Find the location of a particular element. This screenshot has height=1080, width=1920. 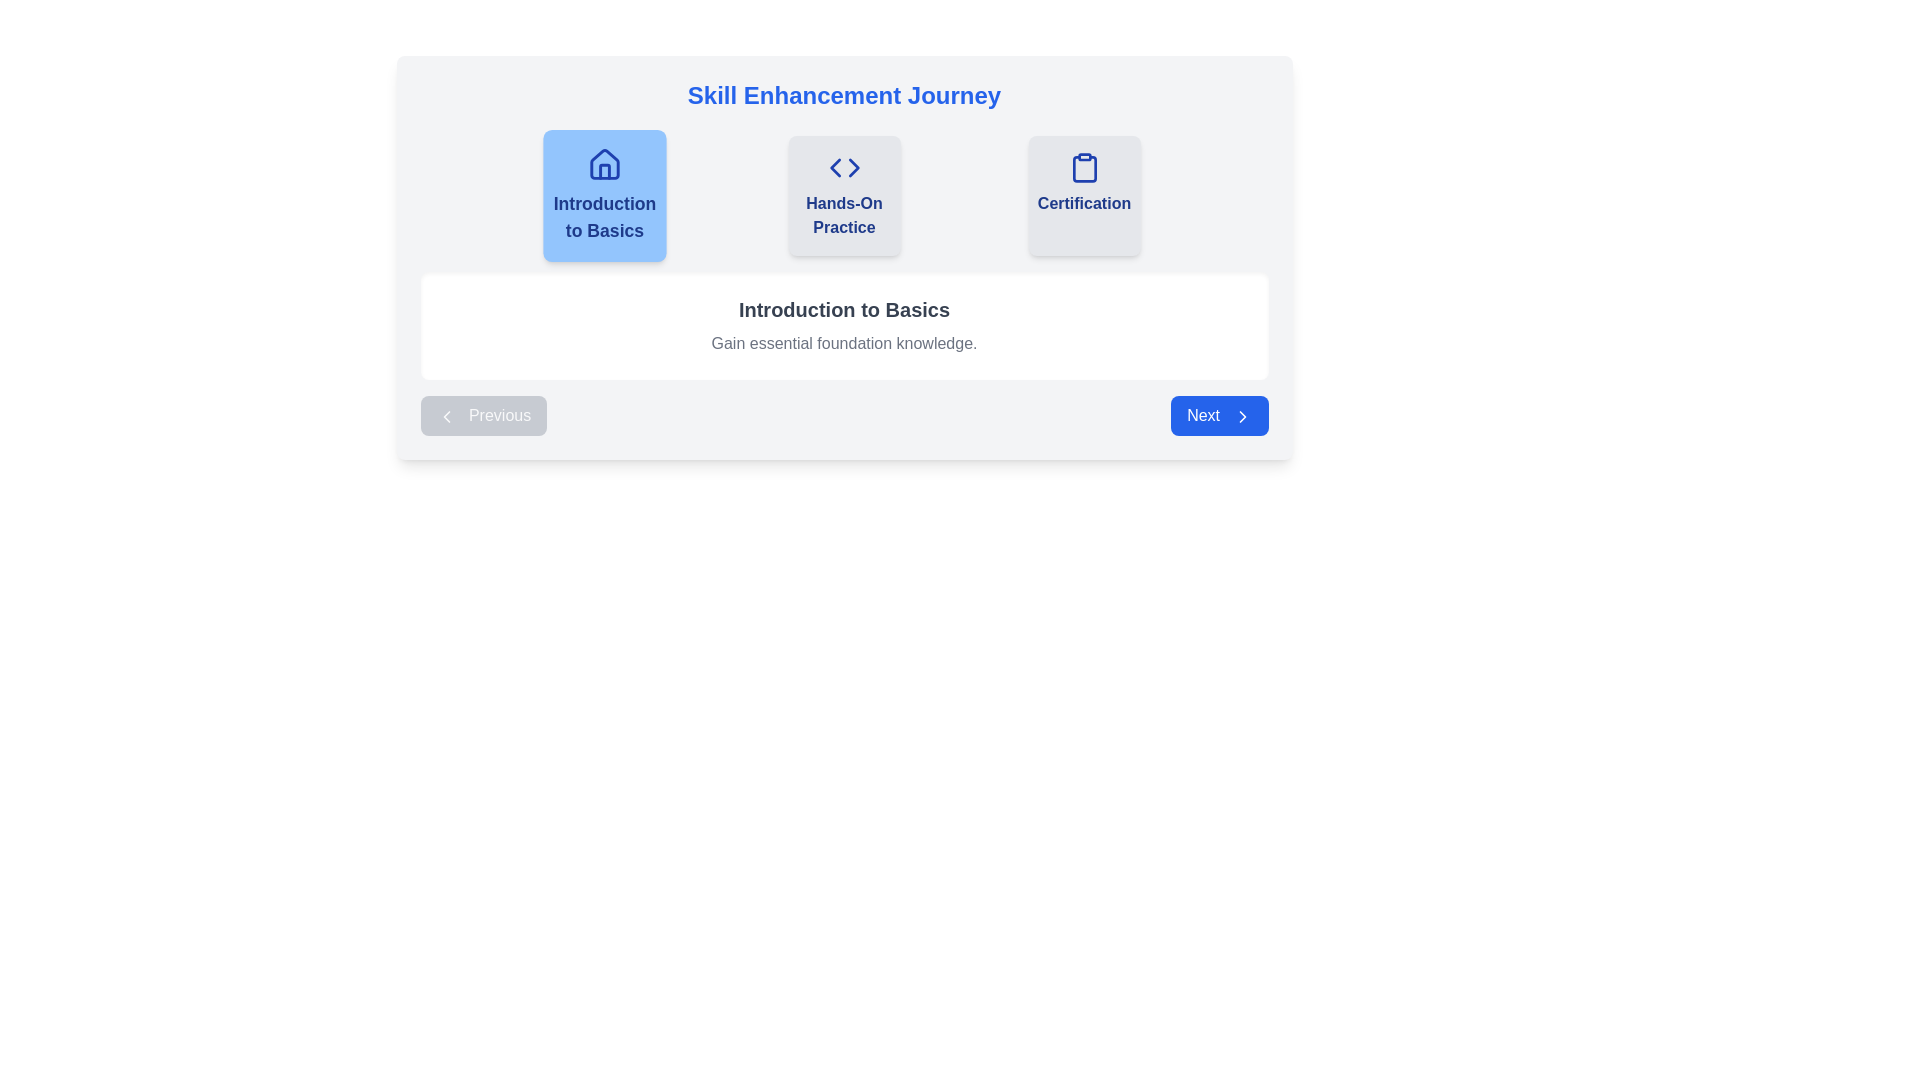

the 'Previous' button which has a light gray background and white text, featuring rounded corners and an arrow icon for backward navigation is located at coordinates (483, 415).